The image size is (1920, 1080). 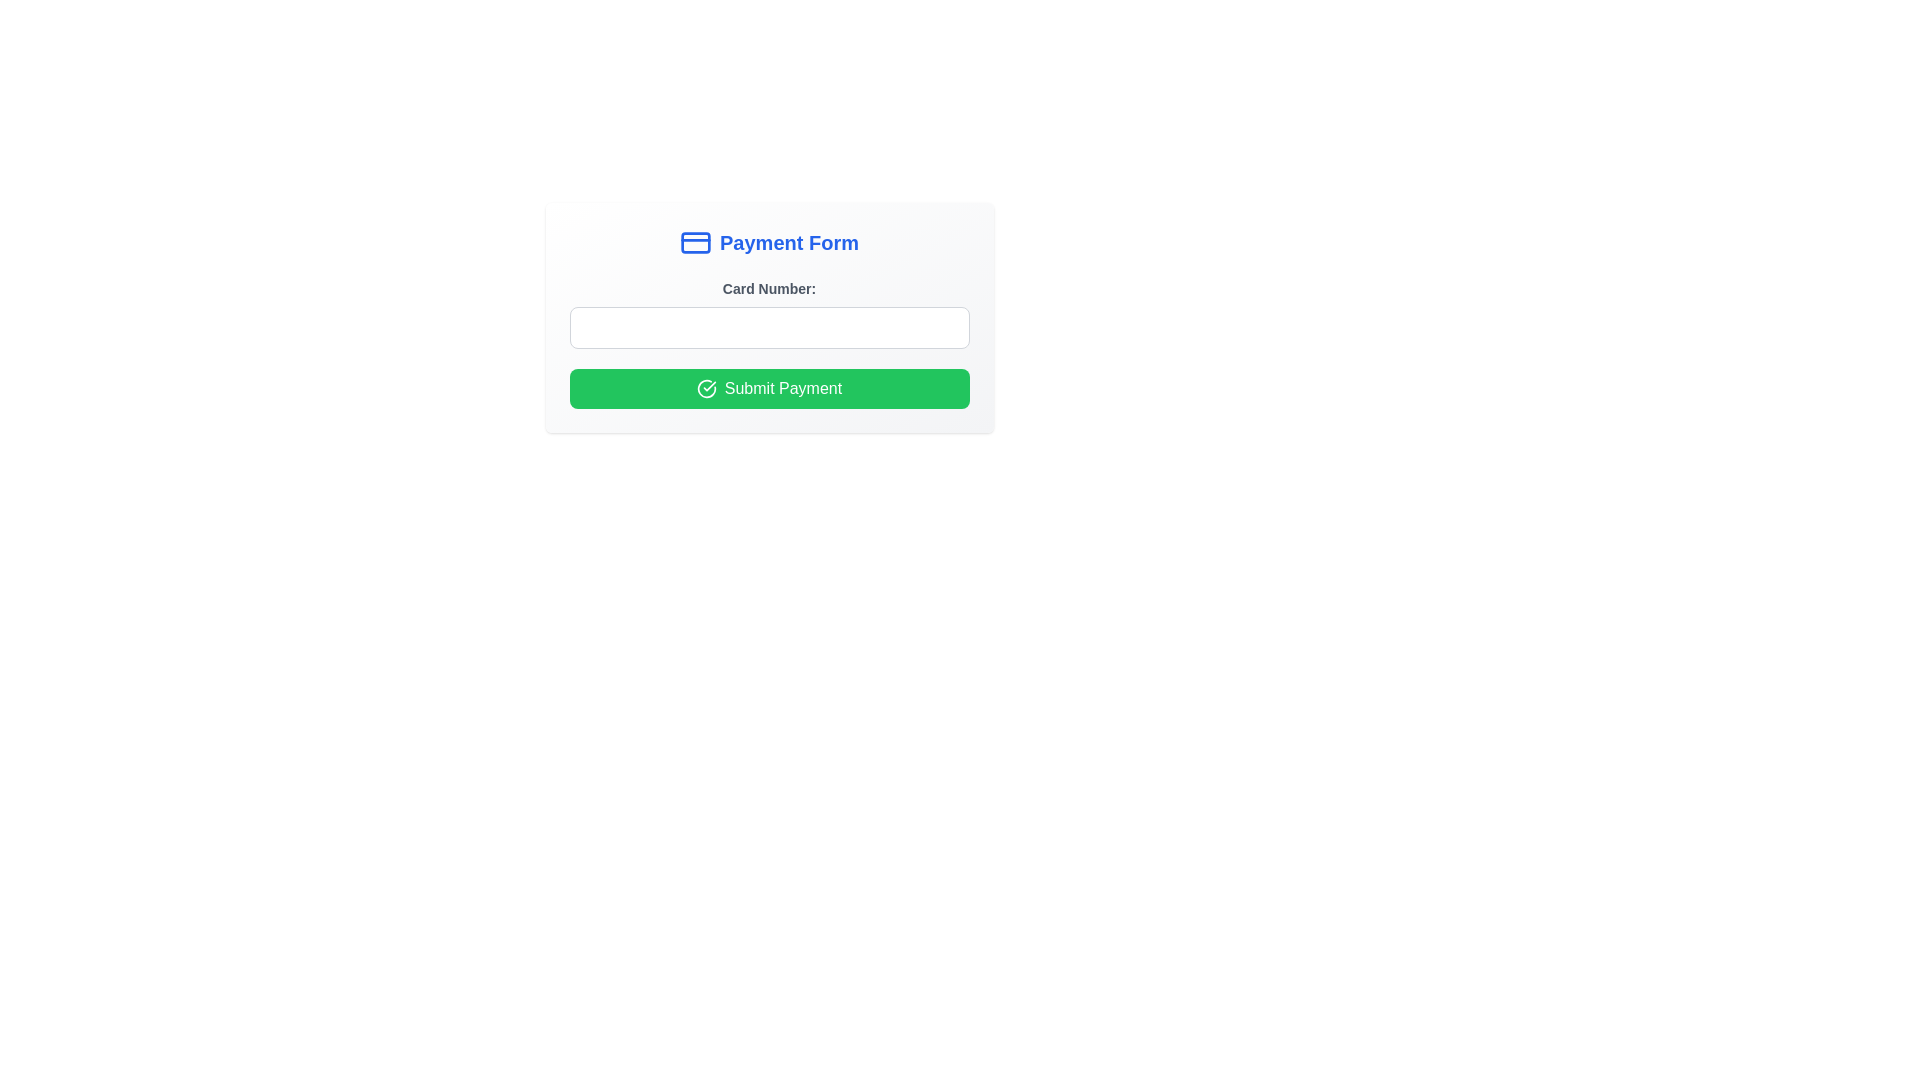 I want to click on the text label that indicates the input field for entering a card number, located directly above the input field in the center of the interface, so click(x=768, y=289).